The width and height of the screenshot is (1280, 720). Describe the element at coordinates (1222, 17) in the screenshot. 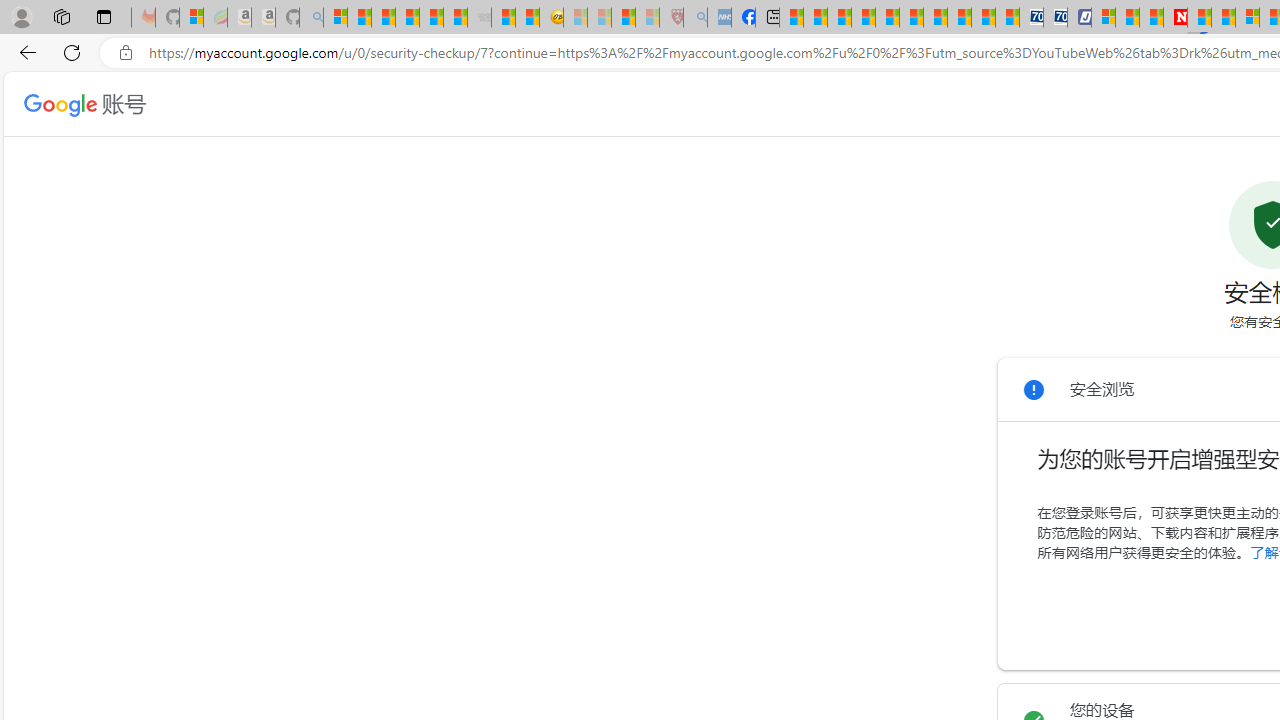

I see `'14 Common Myths Debunked By Scientific Facts'` at that location.